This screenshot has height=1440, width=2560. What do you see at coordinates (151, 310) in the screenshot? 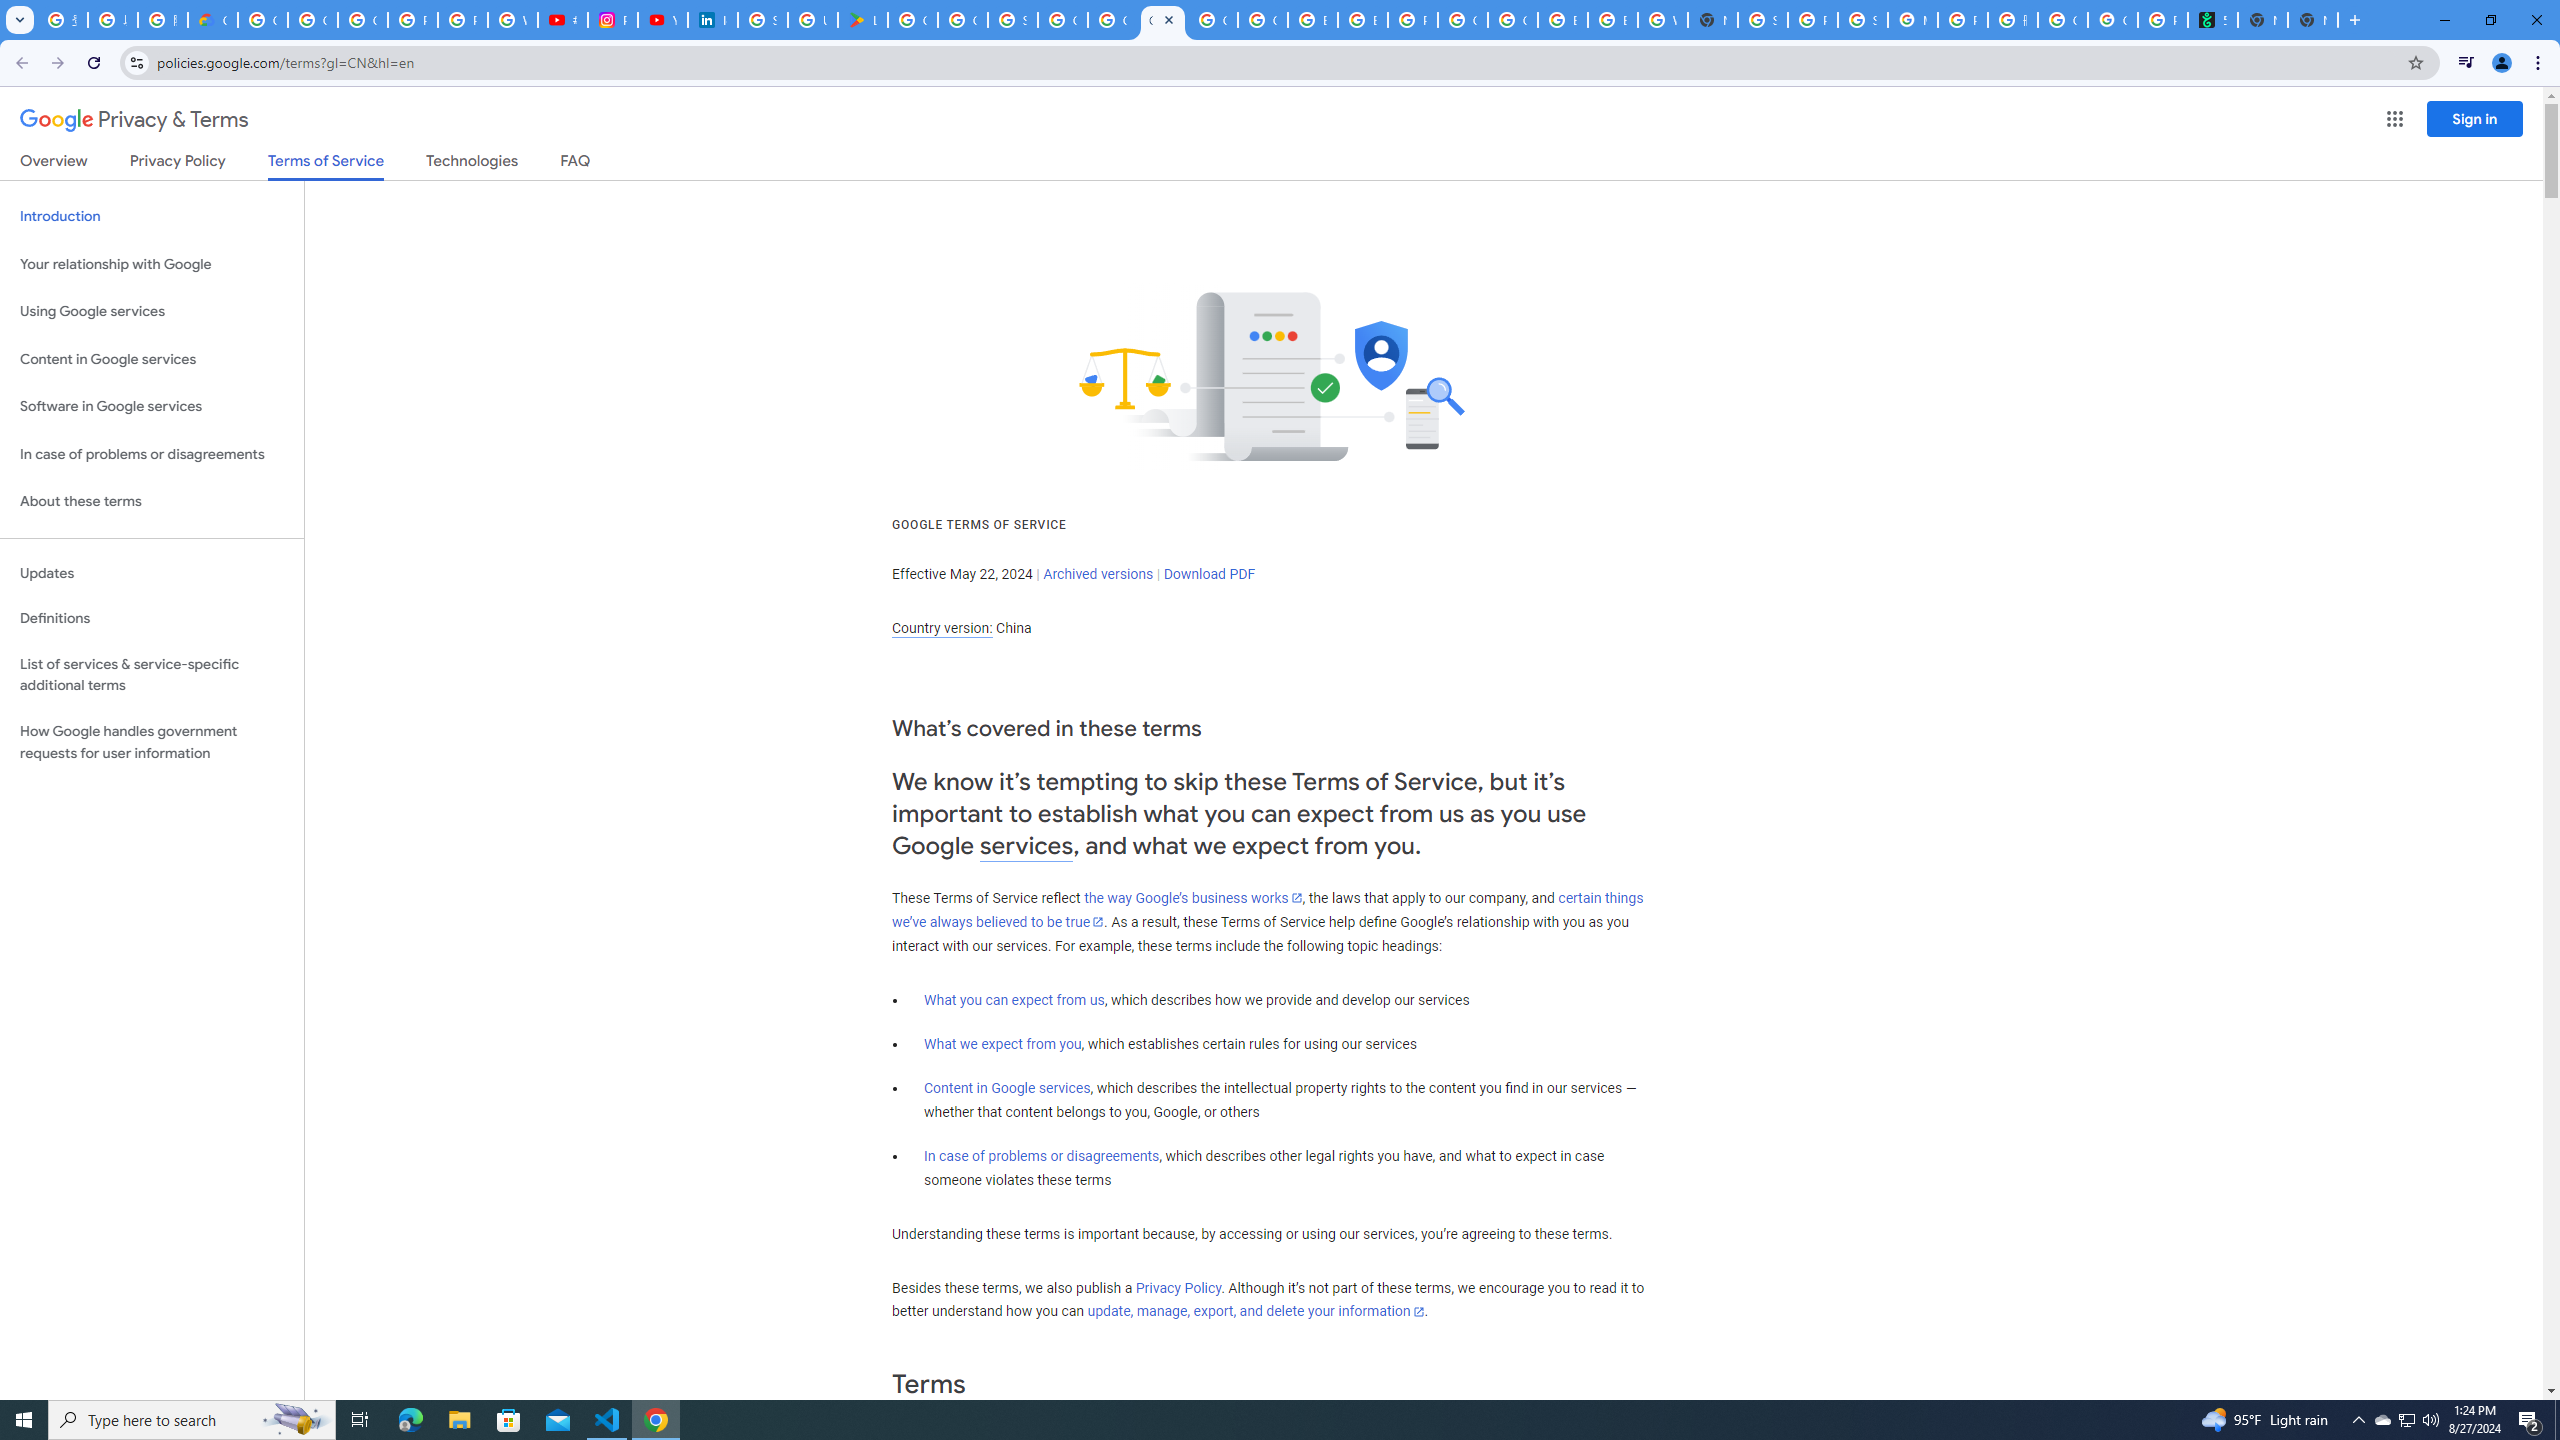
I see `'Using Google services'` at bounding box center [151, 310].